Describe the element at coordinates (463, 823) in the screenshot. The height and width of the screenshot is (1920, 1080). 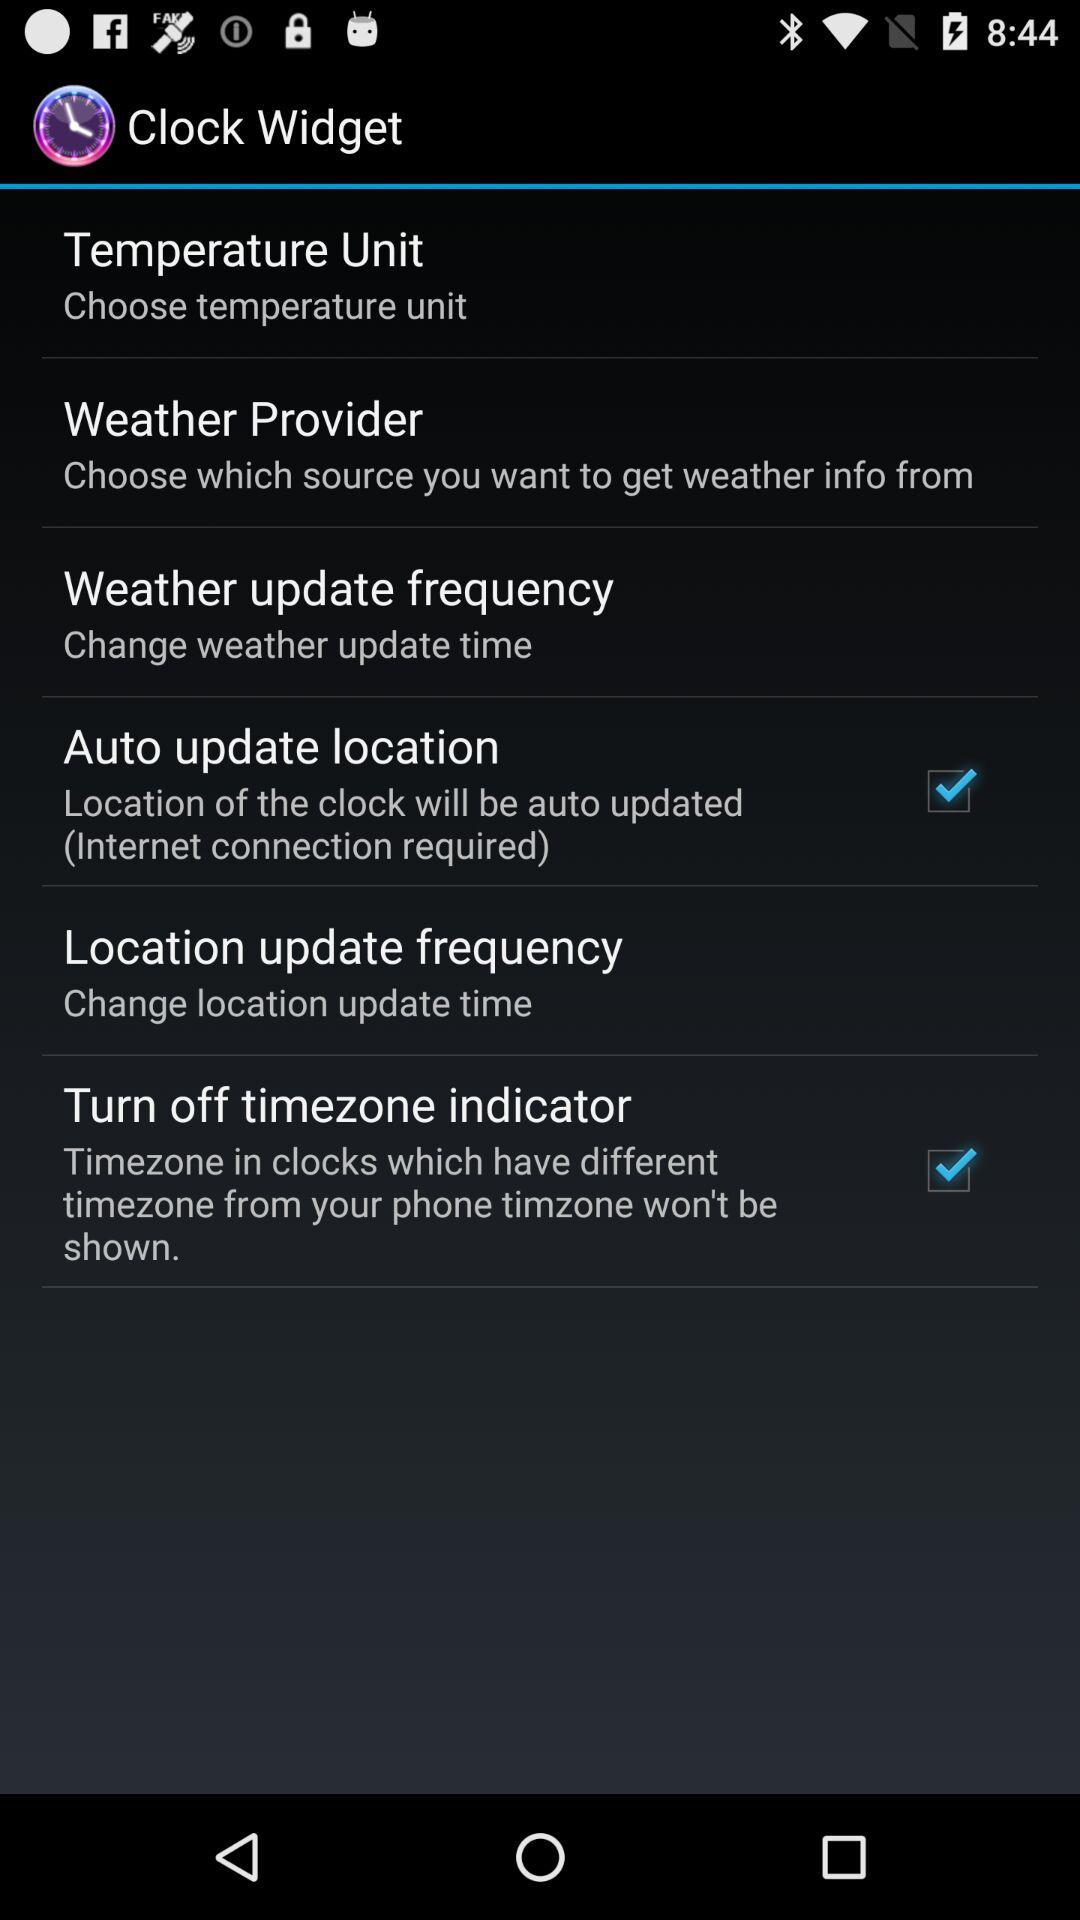
I see `location of the` at that location.